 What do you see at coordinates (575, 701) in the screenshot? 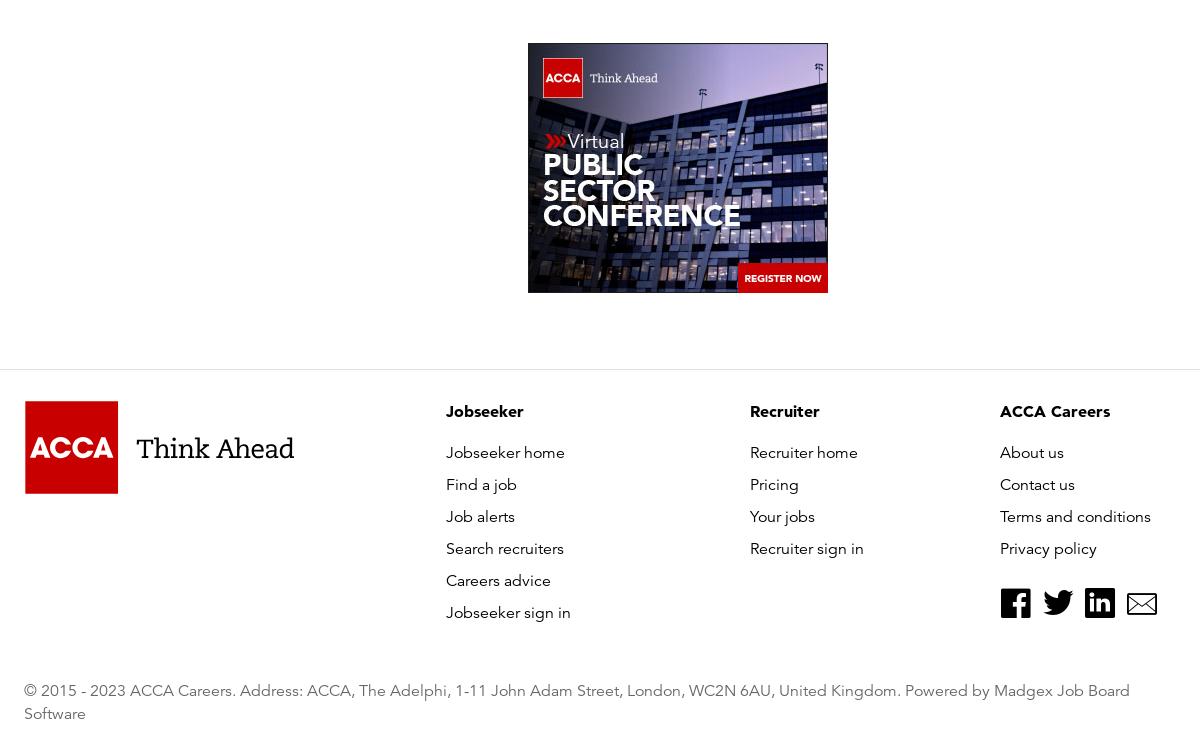
I see `'© 2015 - 2023 ACCA Careers. Address: ACCA, The Adelphi, 1-11 John Adam Street, London, WC2N 6AU, United Kingdom. 
	Powered by Madgex Job Board Software'` at bounding box center [575, 701].